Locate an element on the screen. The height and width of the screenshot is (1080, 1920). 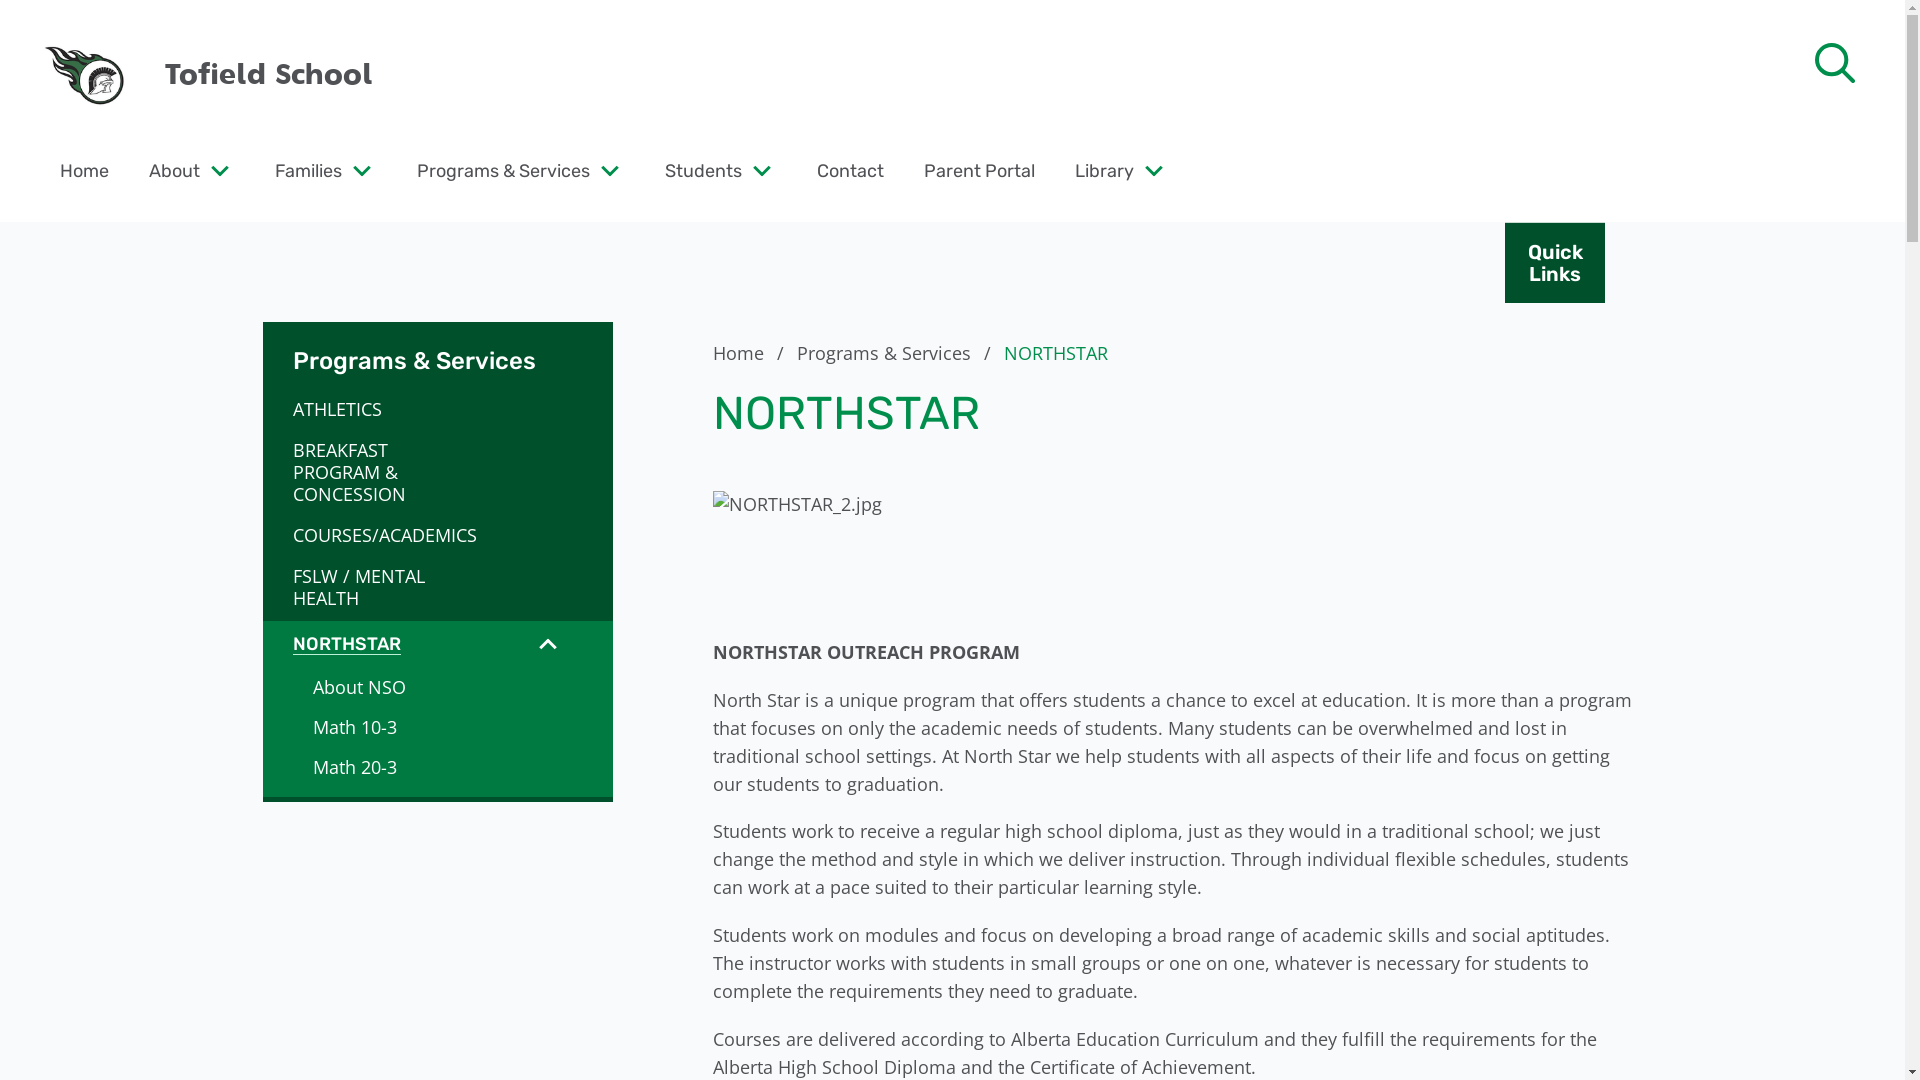
'Home' is located at coordinates (83, 169).